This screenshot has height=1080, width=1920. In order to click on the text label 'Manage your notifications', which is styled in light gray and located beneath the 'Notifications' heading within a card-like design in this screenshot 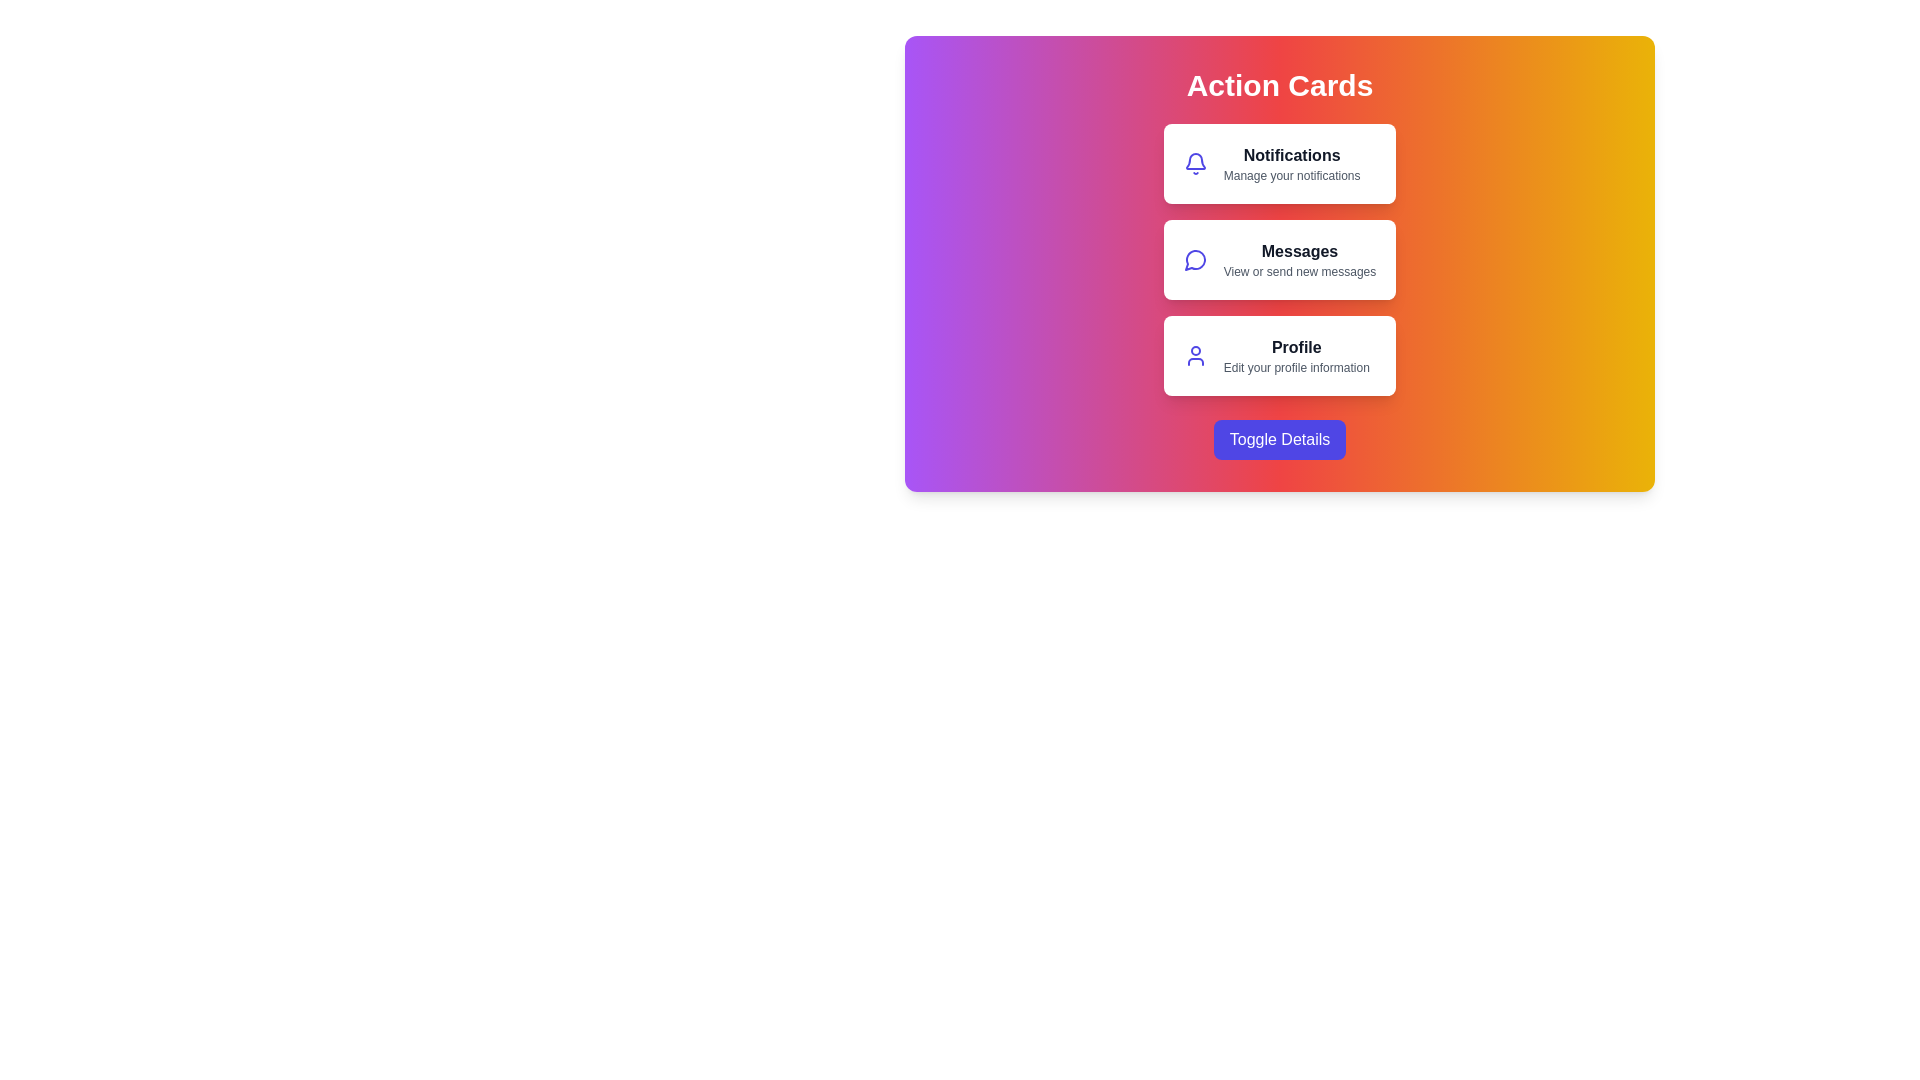, I will do `click(1292, 175)`.